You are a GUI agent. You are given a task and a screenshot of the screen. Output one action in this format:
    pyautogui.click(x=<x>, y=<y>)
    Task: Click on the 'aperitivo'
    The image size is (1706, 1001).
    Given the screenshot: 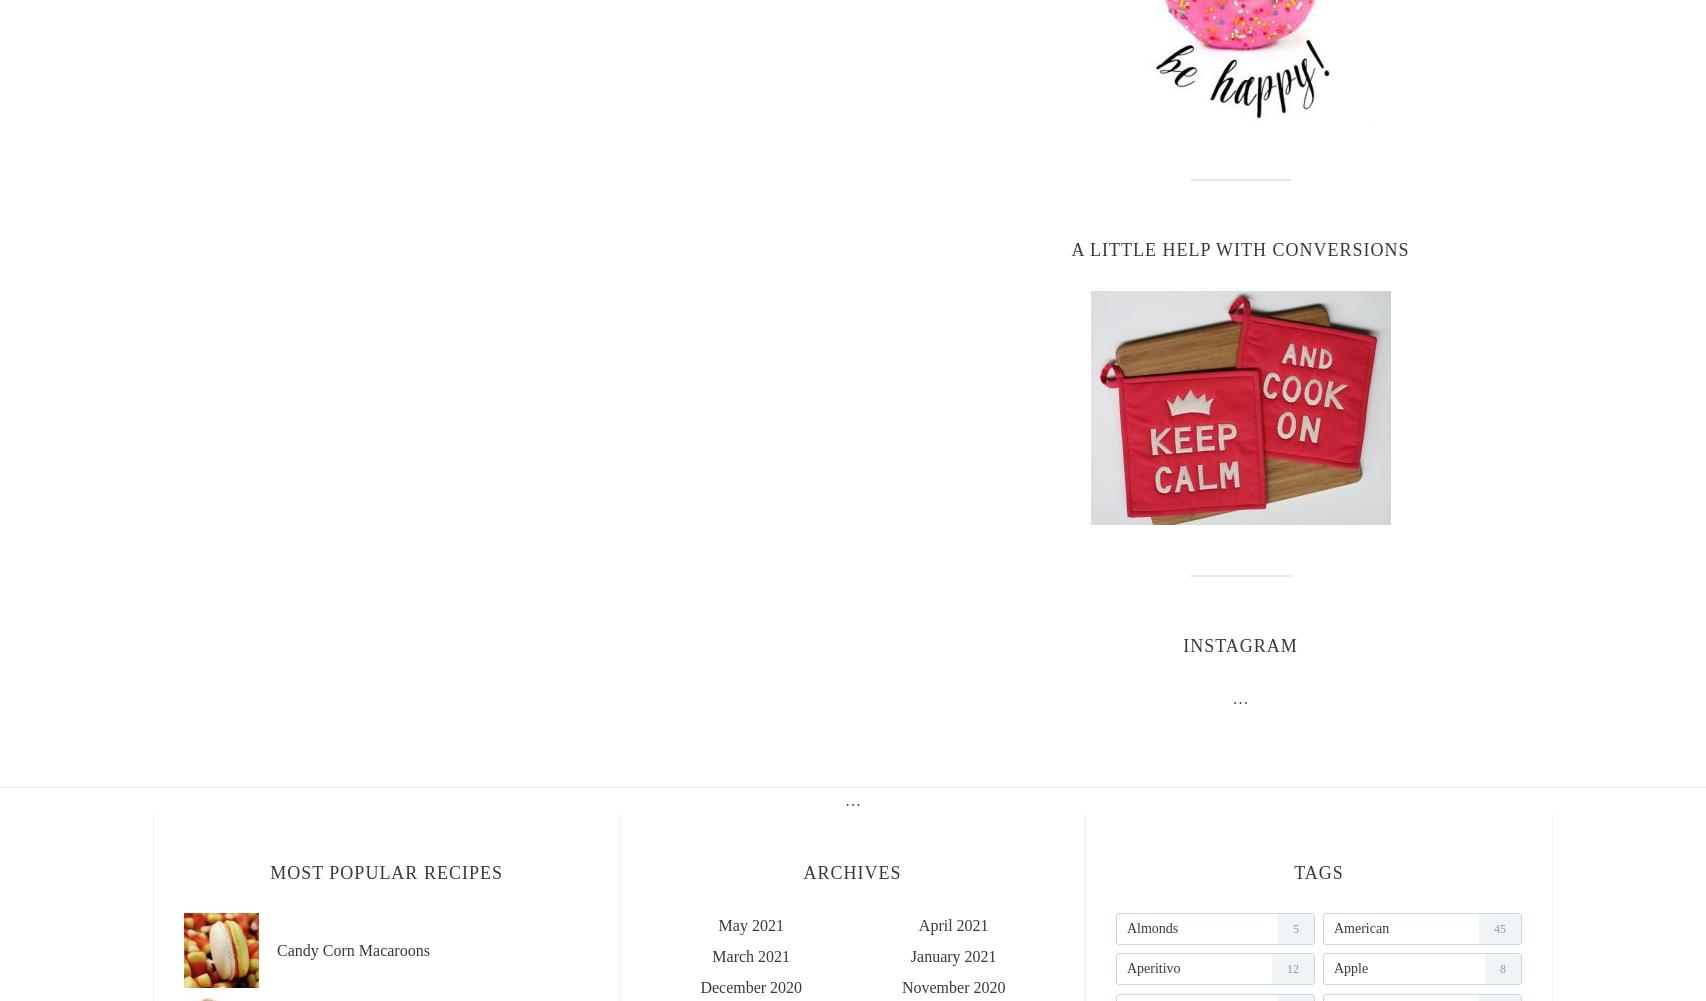 What is the action you would take?
    pyautogui.click(x=1152, y=967)
    